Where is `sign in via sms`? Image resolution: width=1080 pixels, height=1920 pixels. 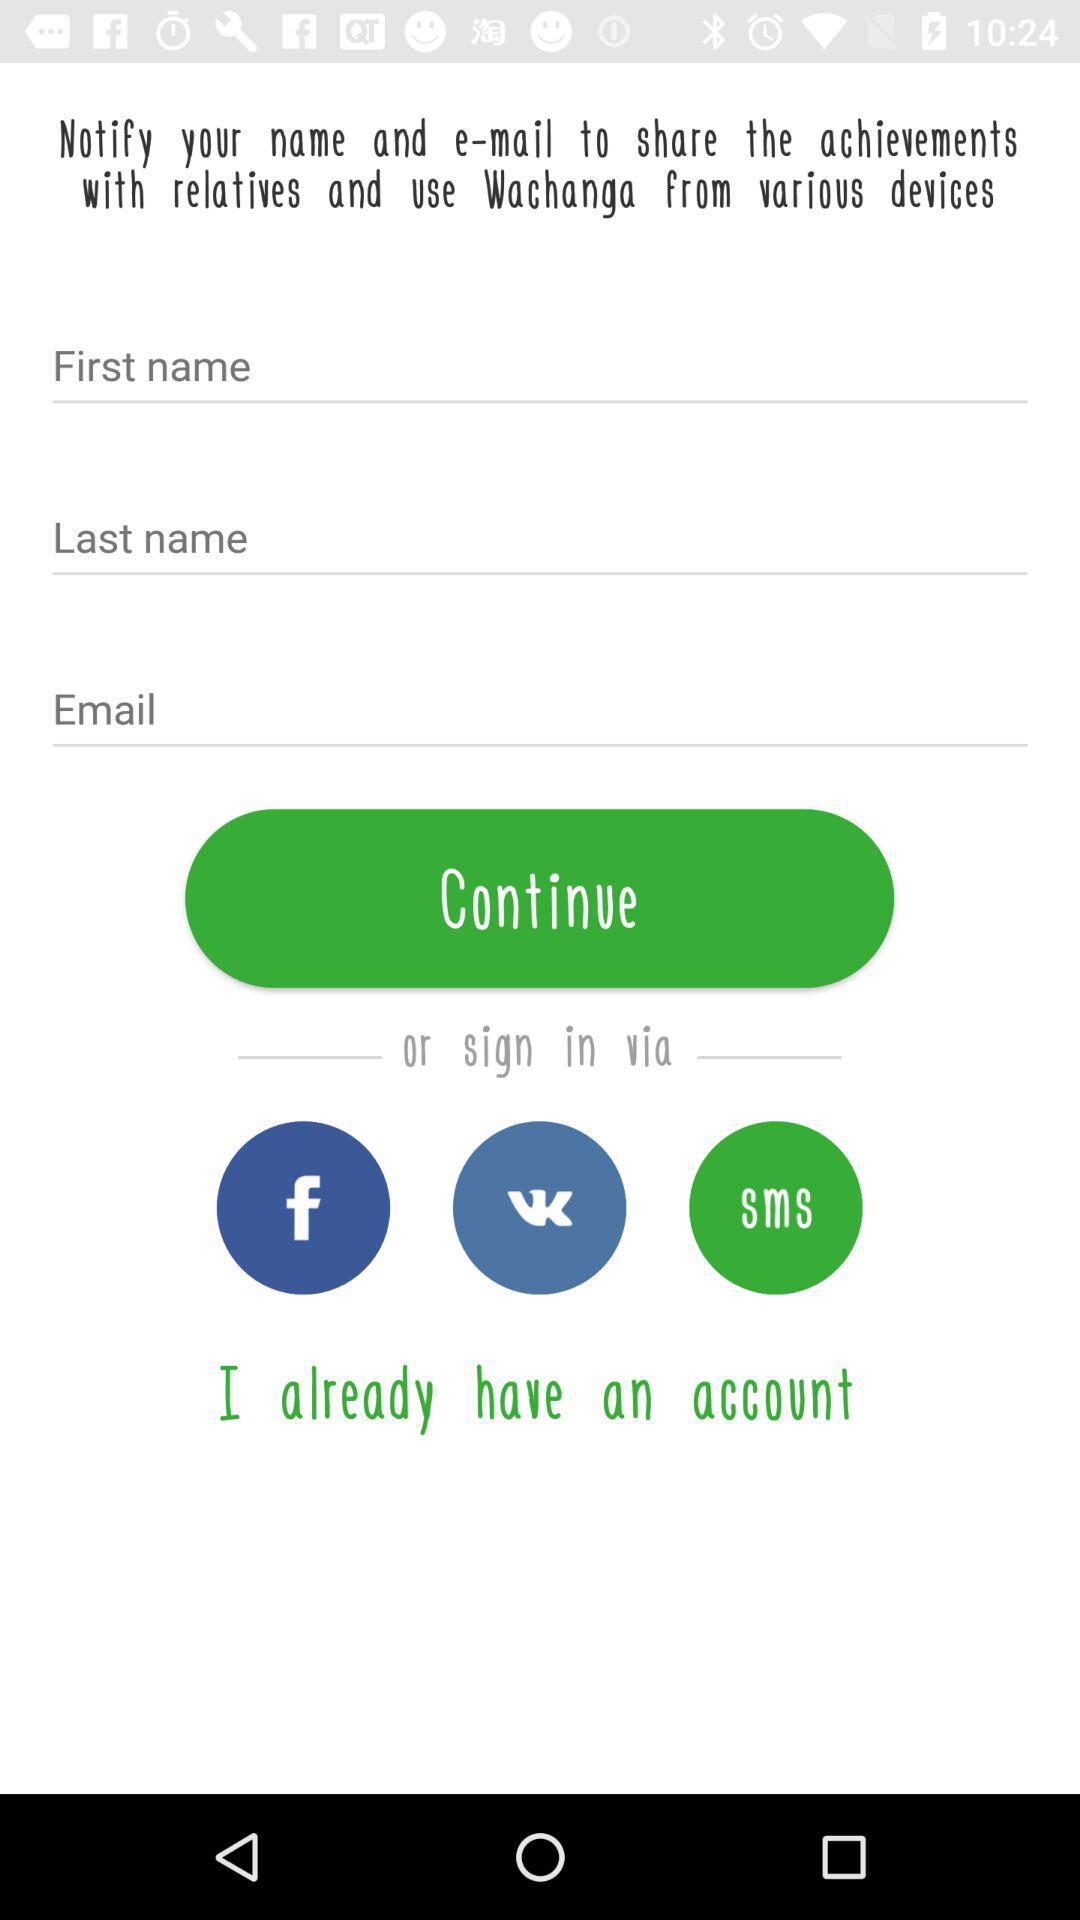
sign in via sms is located at coordinates (774, 1206).